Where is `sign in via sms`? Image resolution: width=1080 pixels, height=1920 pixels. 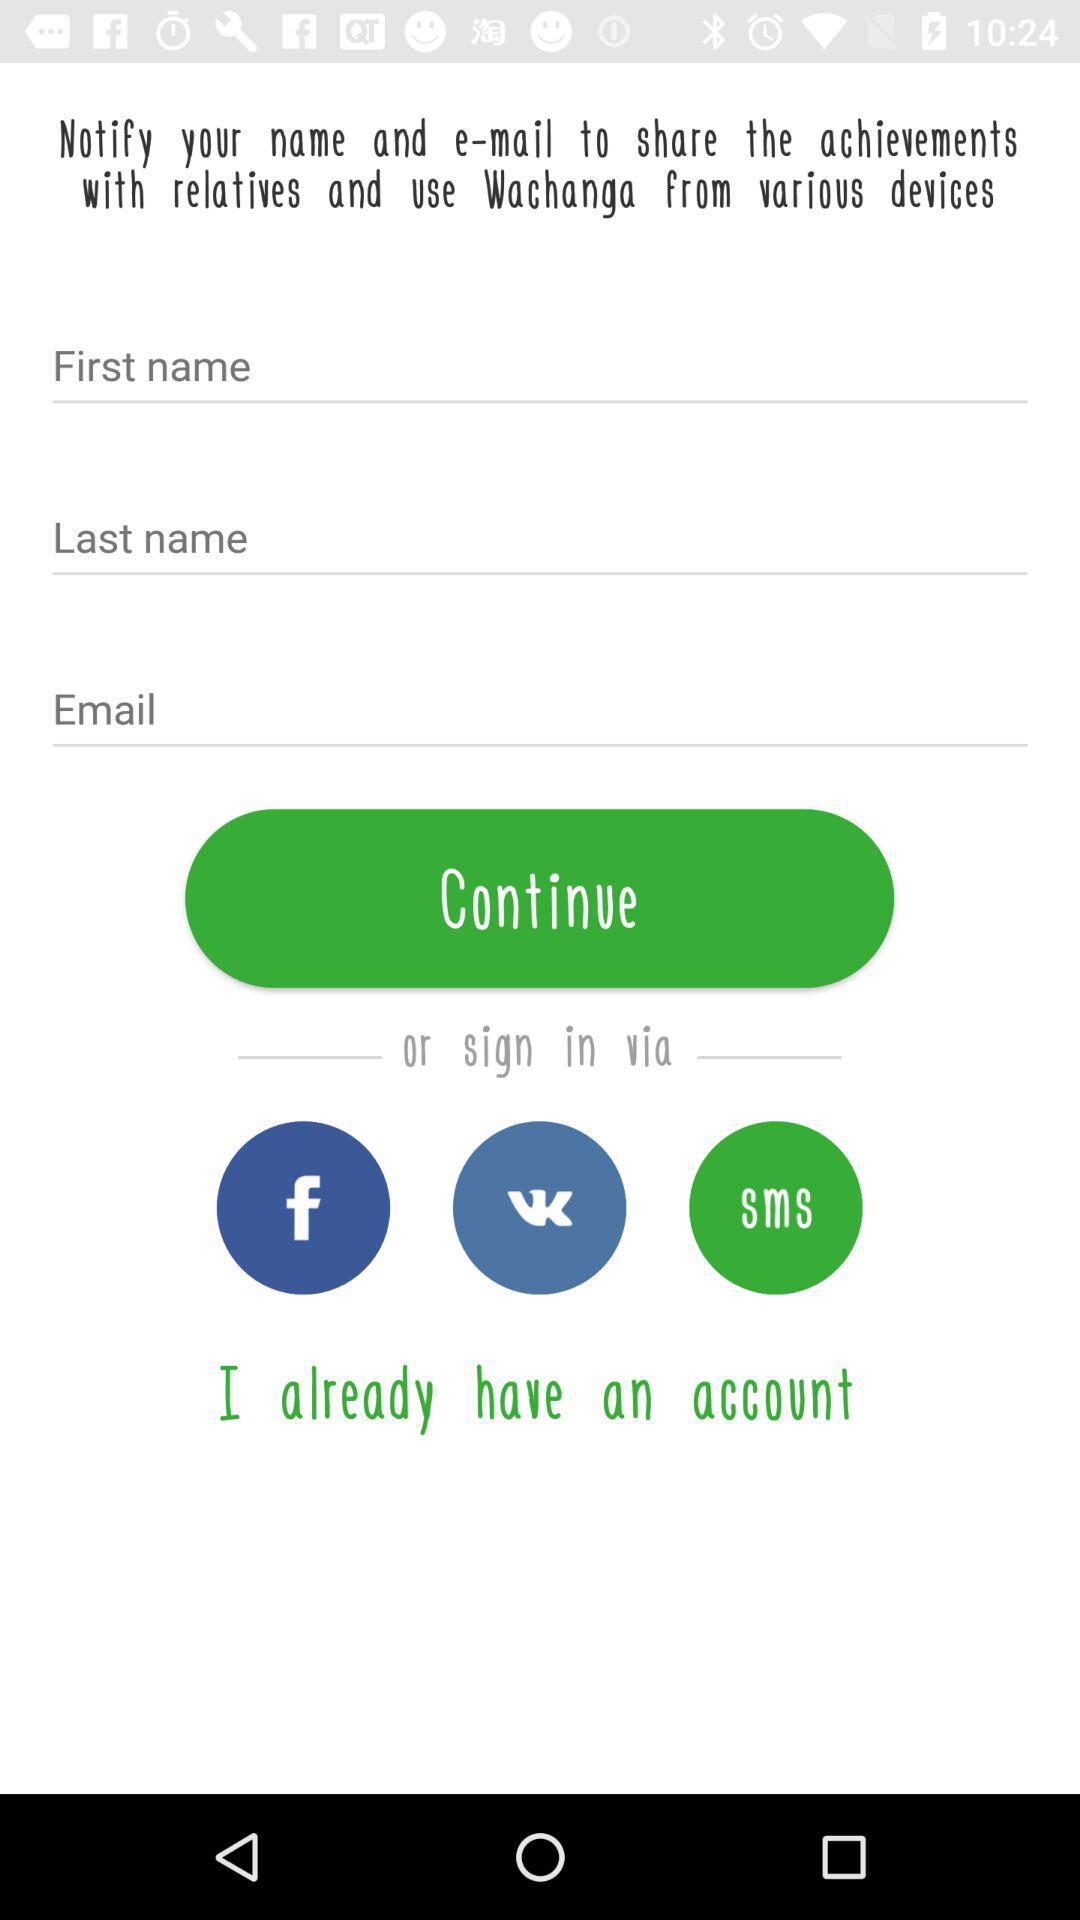
sign in via sms is located at coordinates (774, 1206).